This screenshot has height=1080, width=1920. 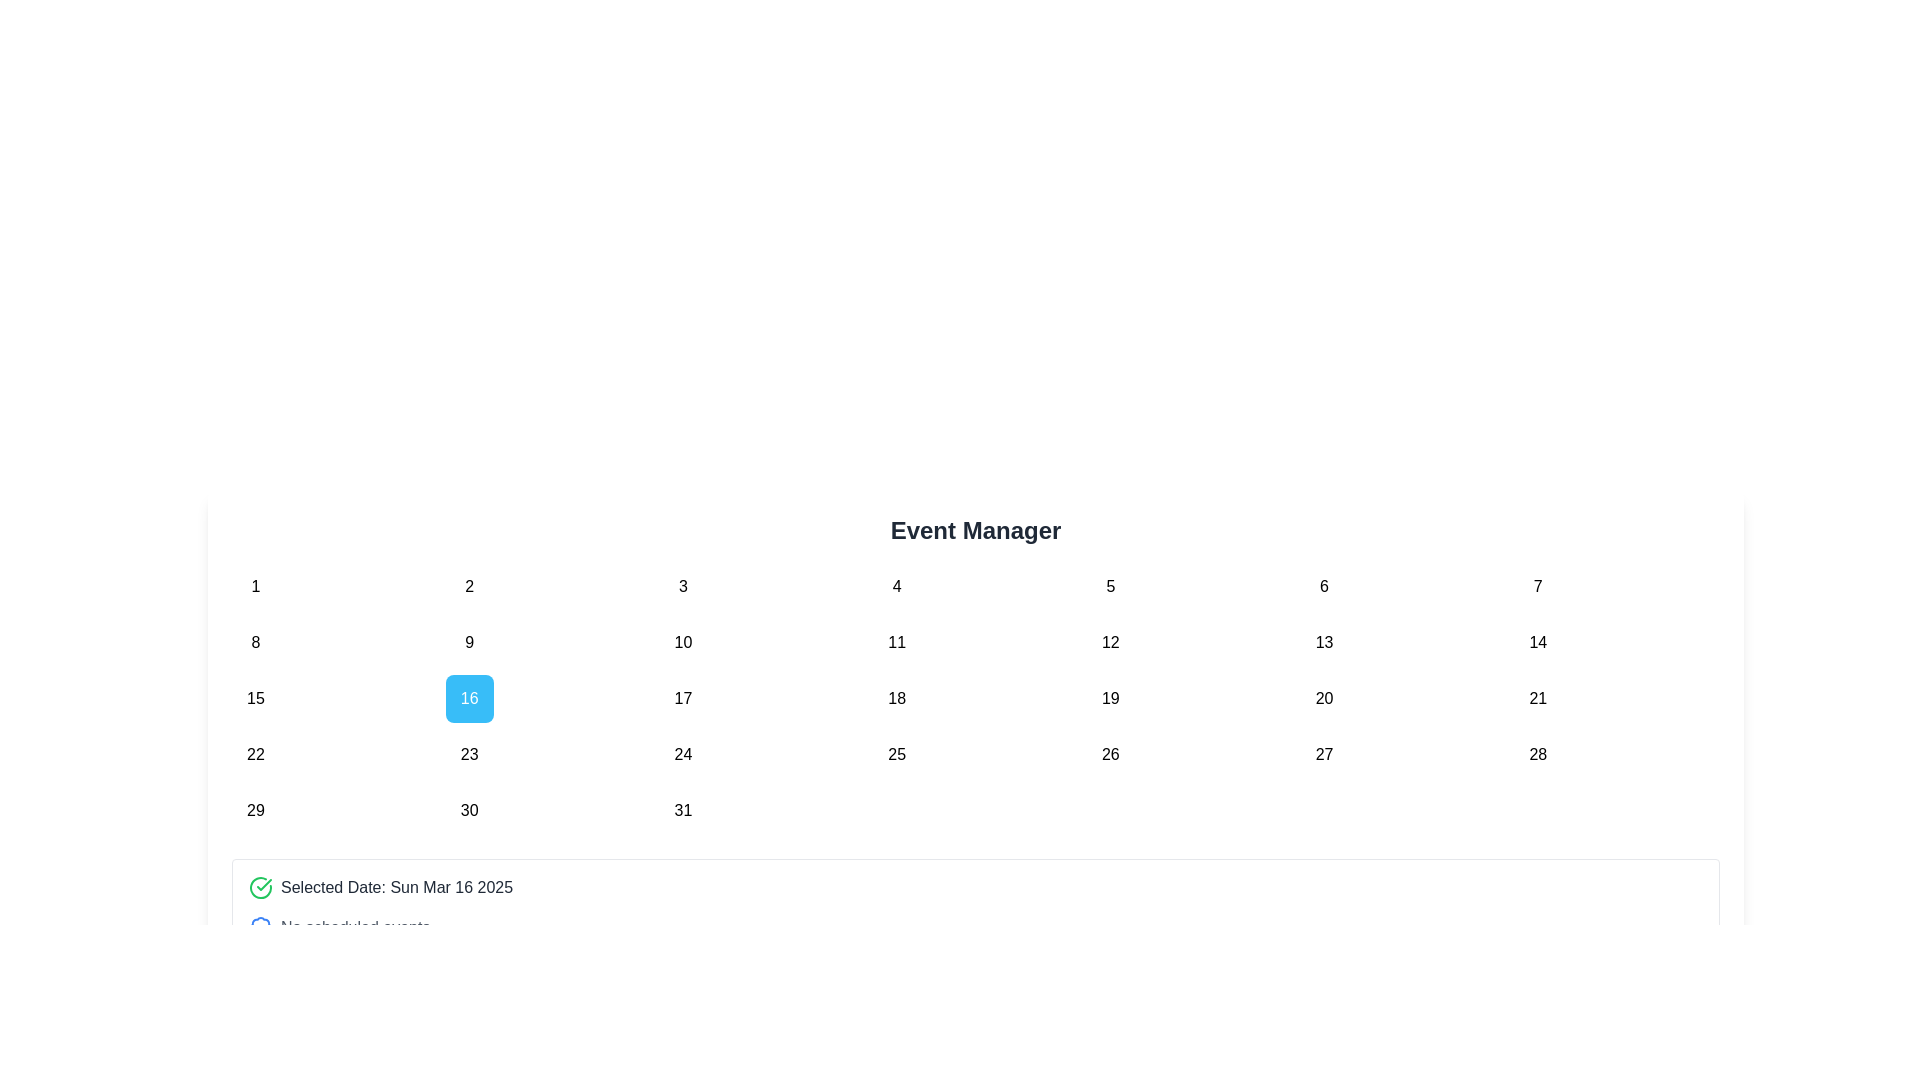 I want to click on the button representing the 19th day in the calendar view, so click(x=1109, y=697).